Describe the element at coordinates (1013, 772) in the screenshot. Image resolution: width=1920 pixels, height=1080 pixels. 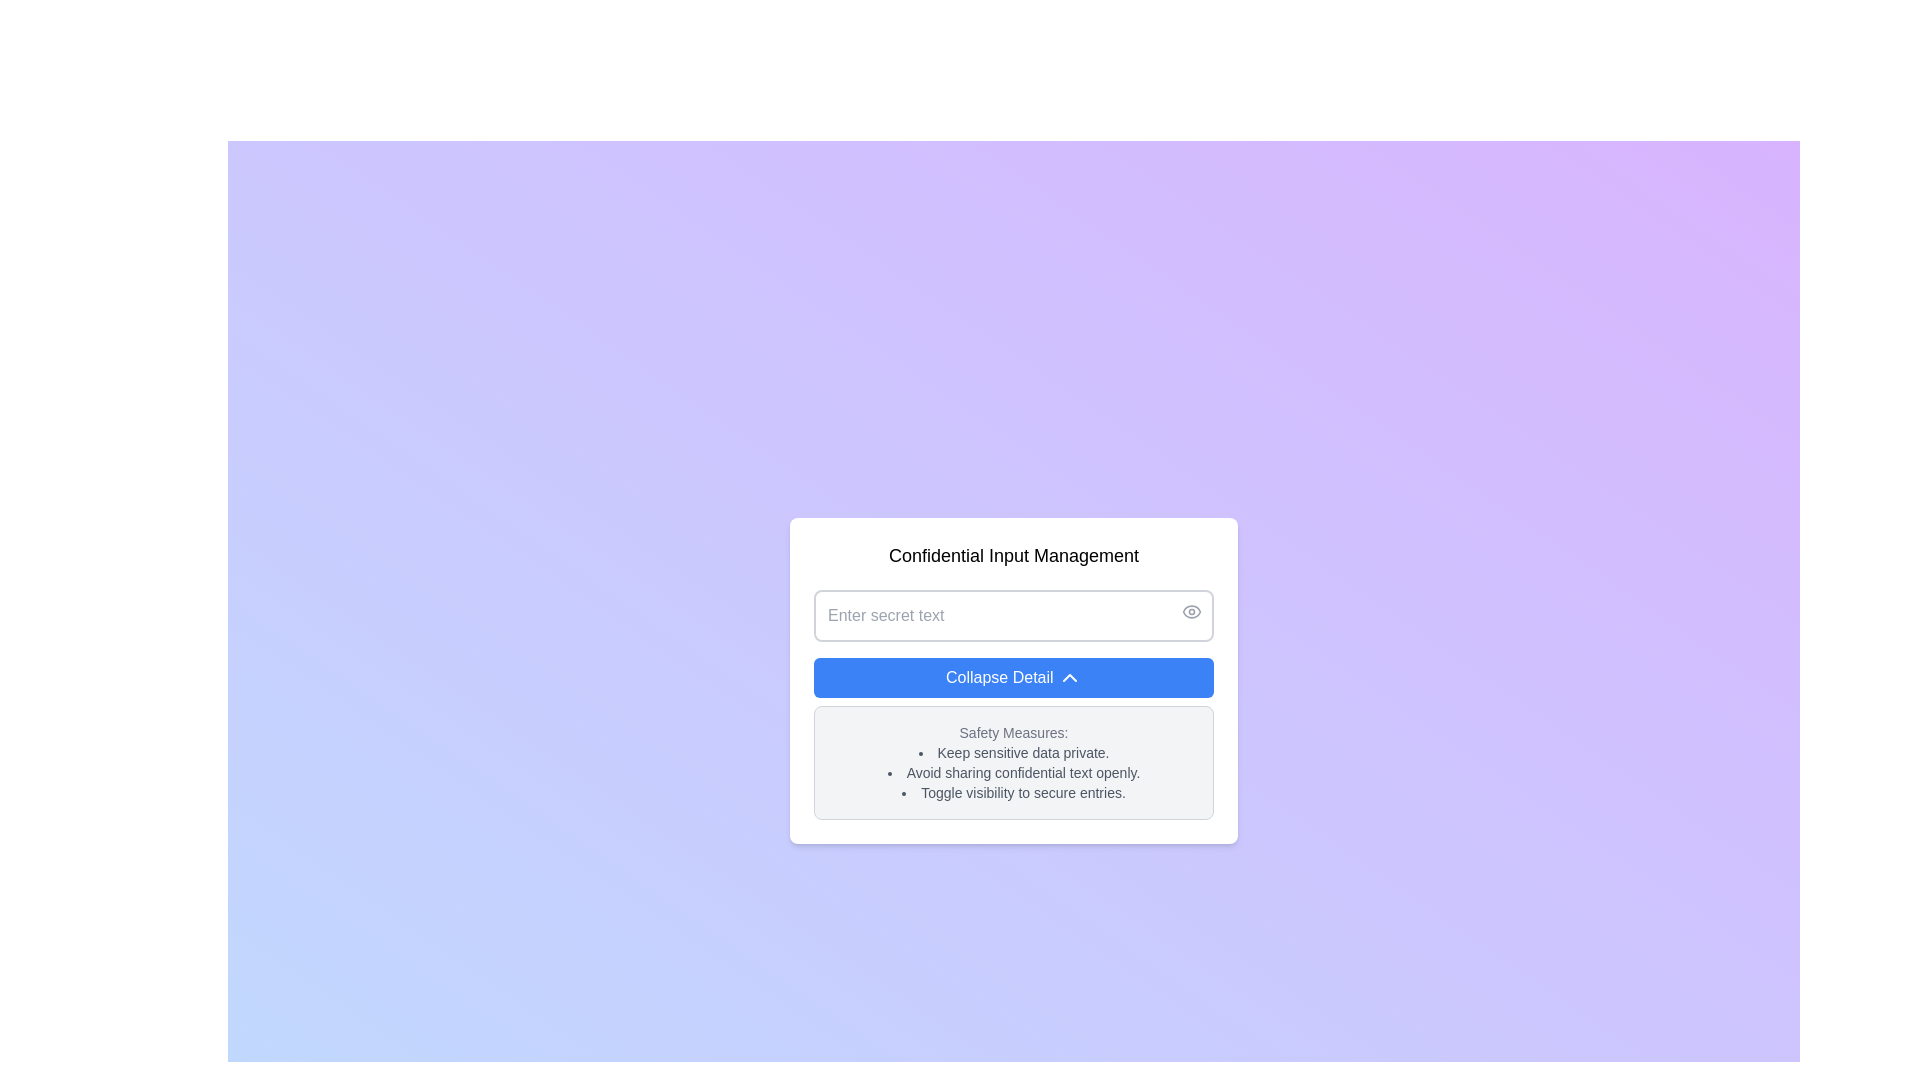
I see `the text label displaying 'Avoid sharing confidential text openly.' which is the second item in a bullet-point list on the white card section` at that location.